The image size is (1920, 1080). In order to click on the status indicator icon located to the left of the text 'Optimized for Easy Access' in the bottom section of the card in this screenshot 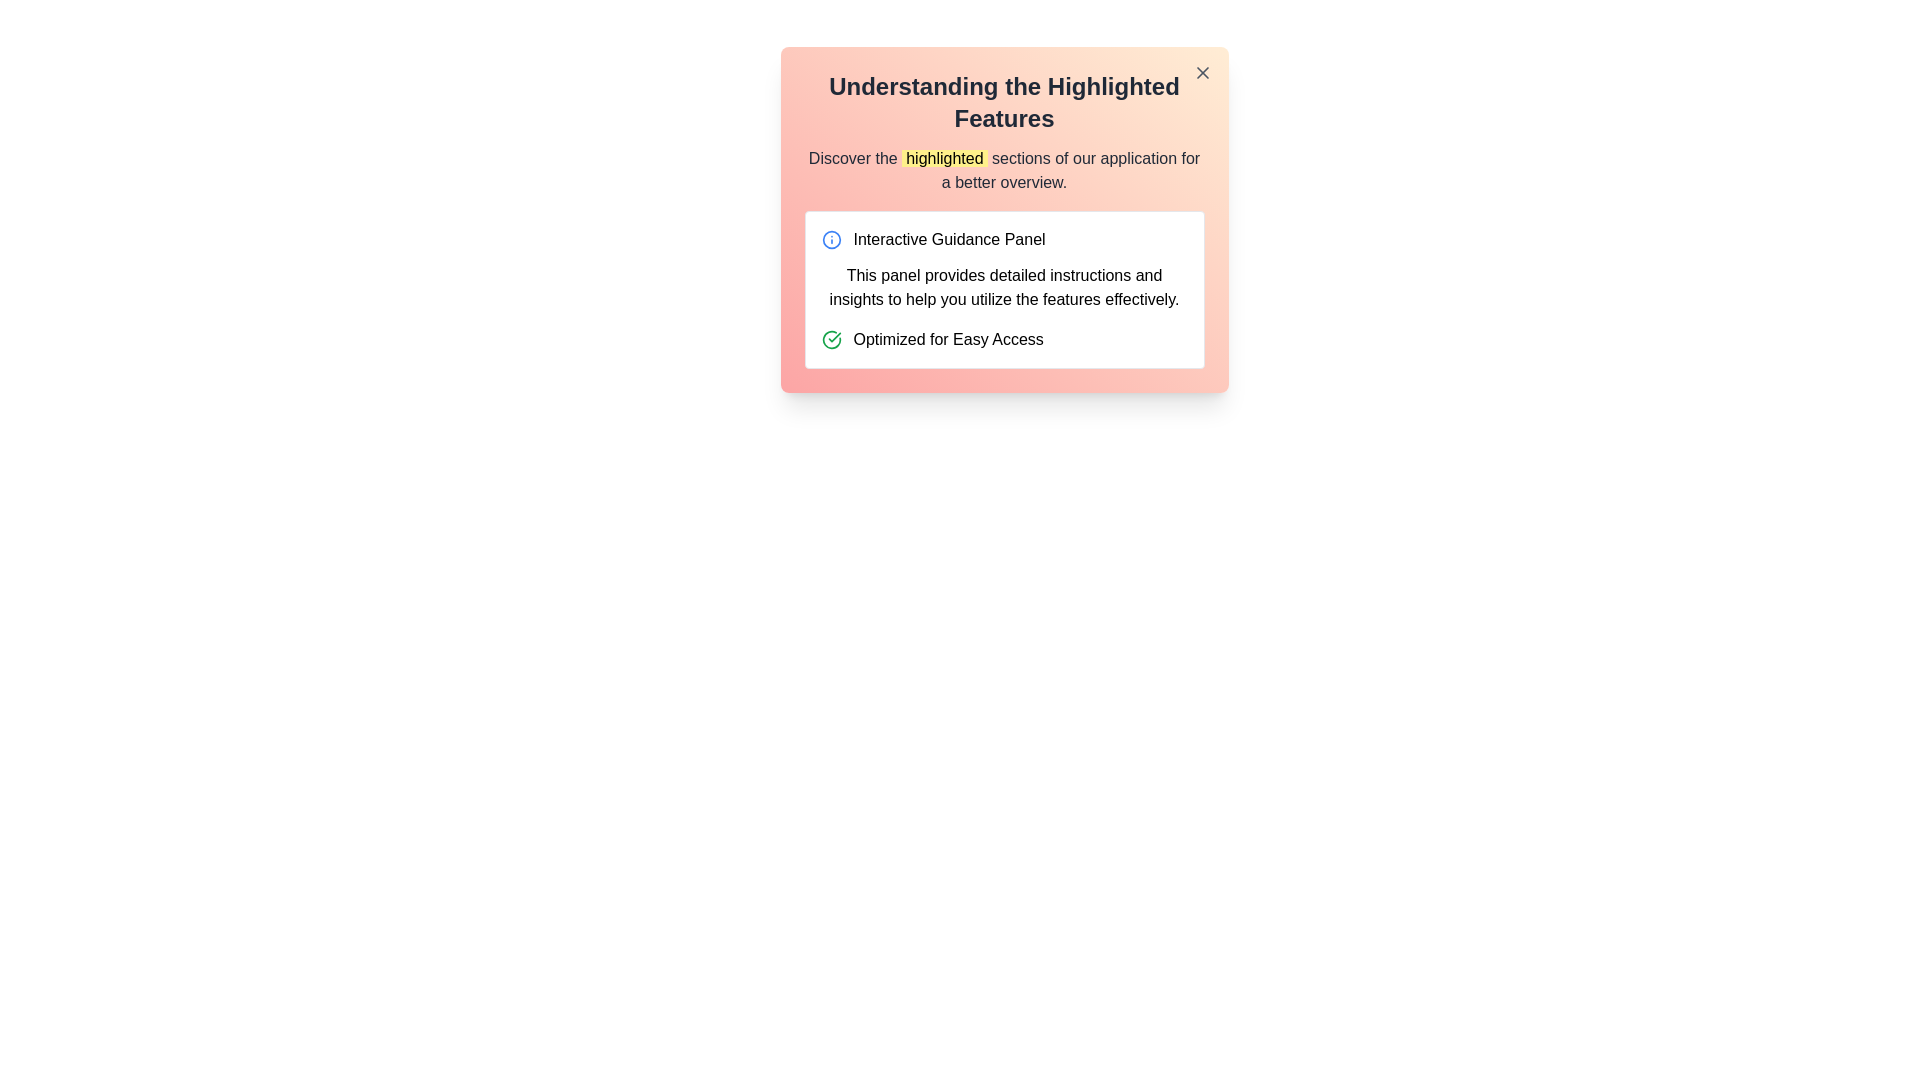, I will do `click(831, 338)`.